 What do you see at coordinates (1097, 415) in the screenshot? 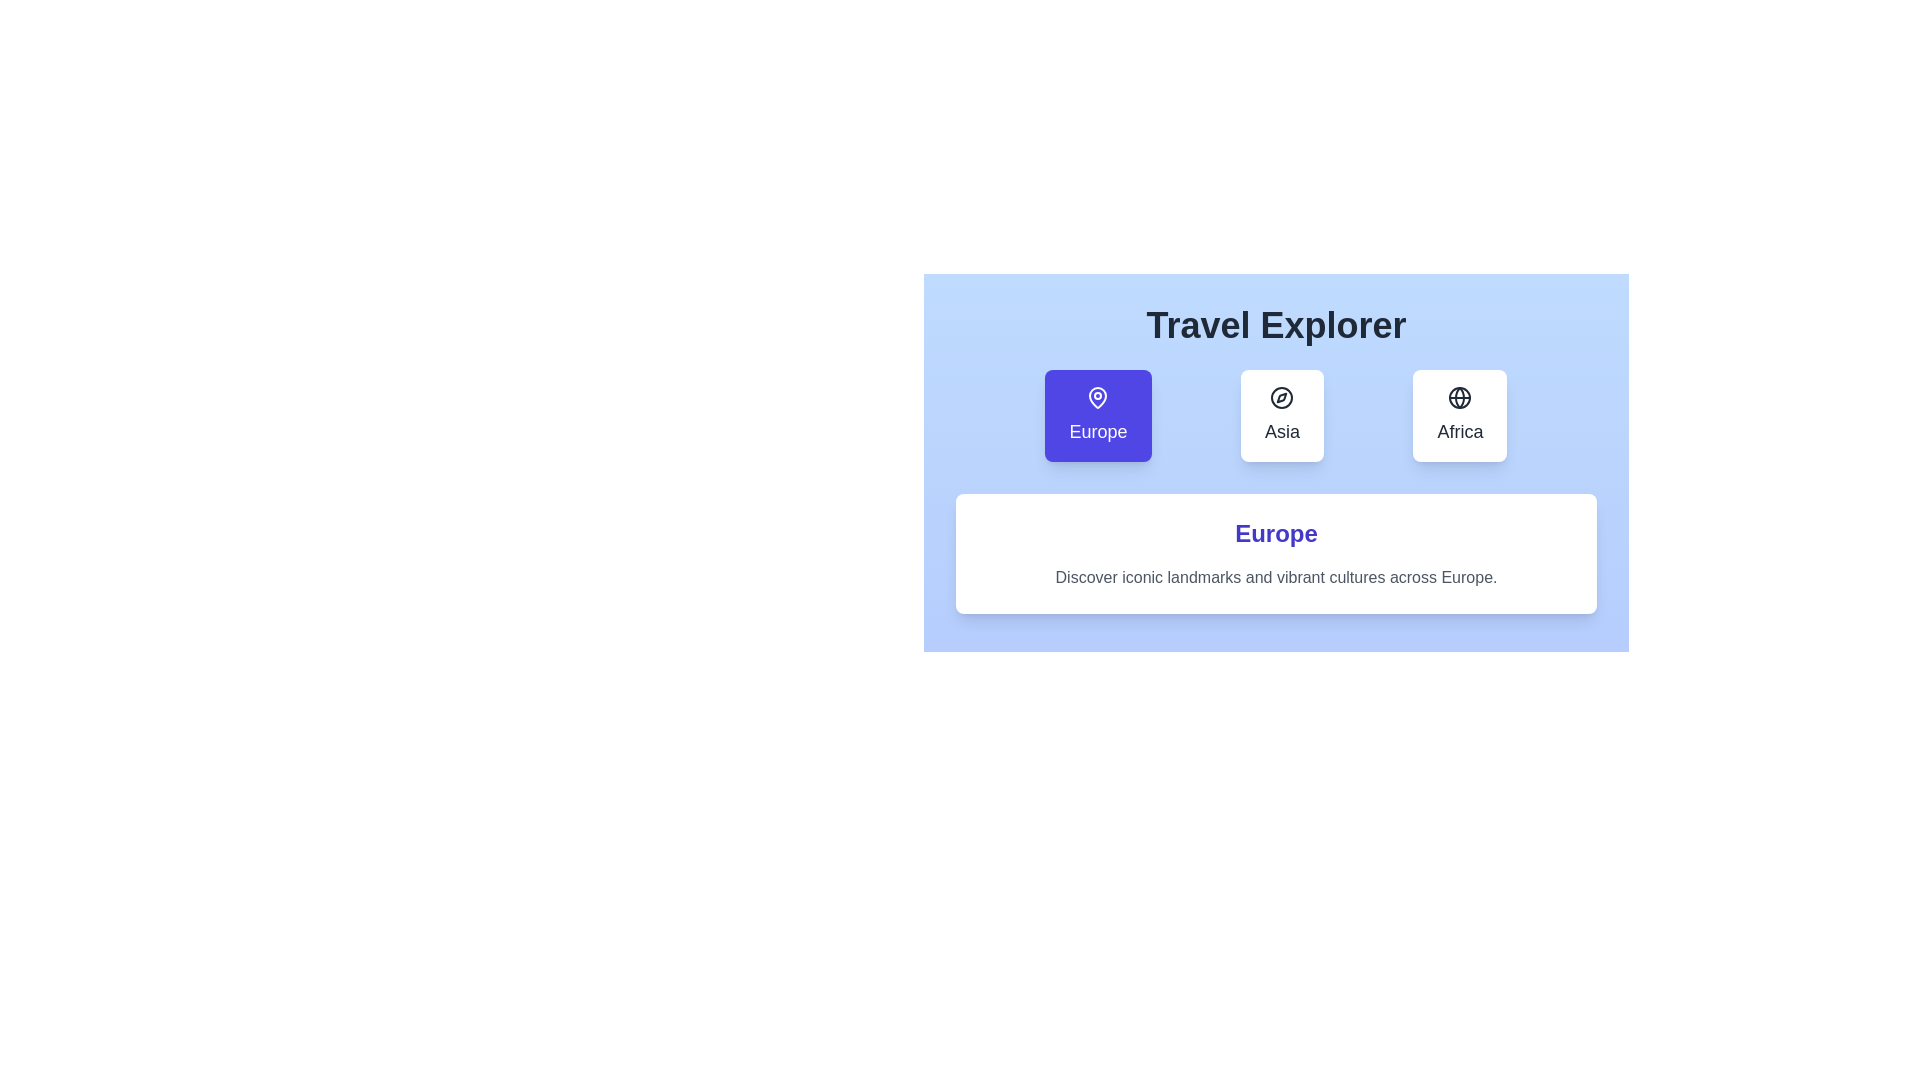
I see `the rectangular button with a purple background and white text reading 'Europe', which is located centrally below the header 'Travel Explorer' and is the first button among three adjacent buttons` at bounding box center [1097, 415].